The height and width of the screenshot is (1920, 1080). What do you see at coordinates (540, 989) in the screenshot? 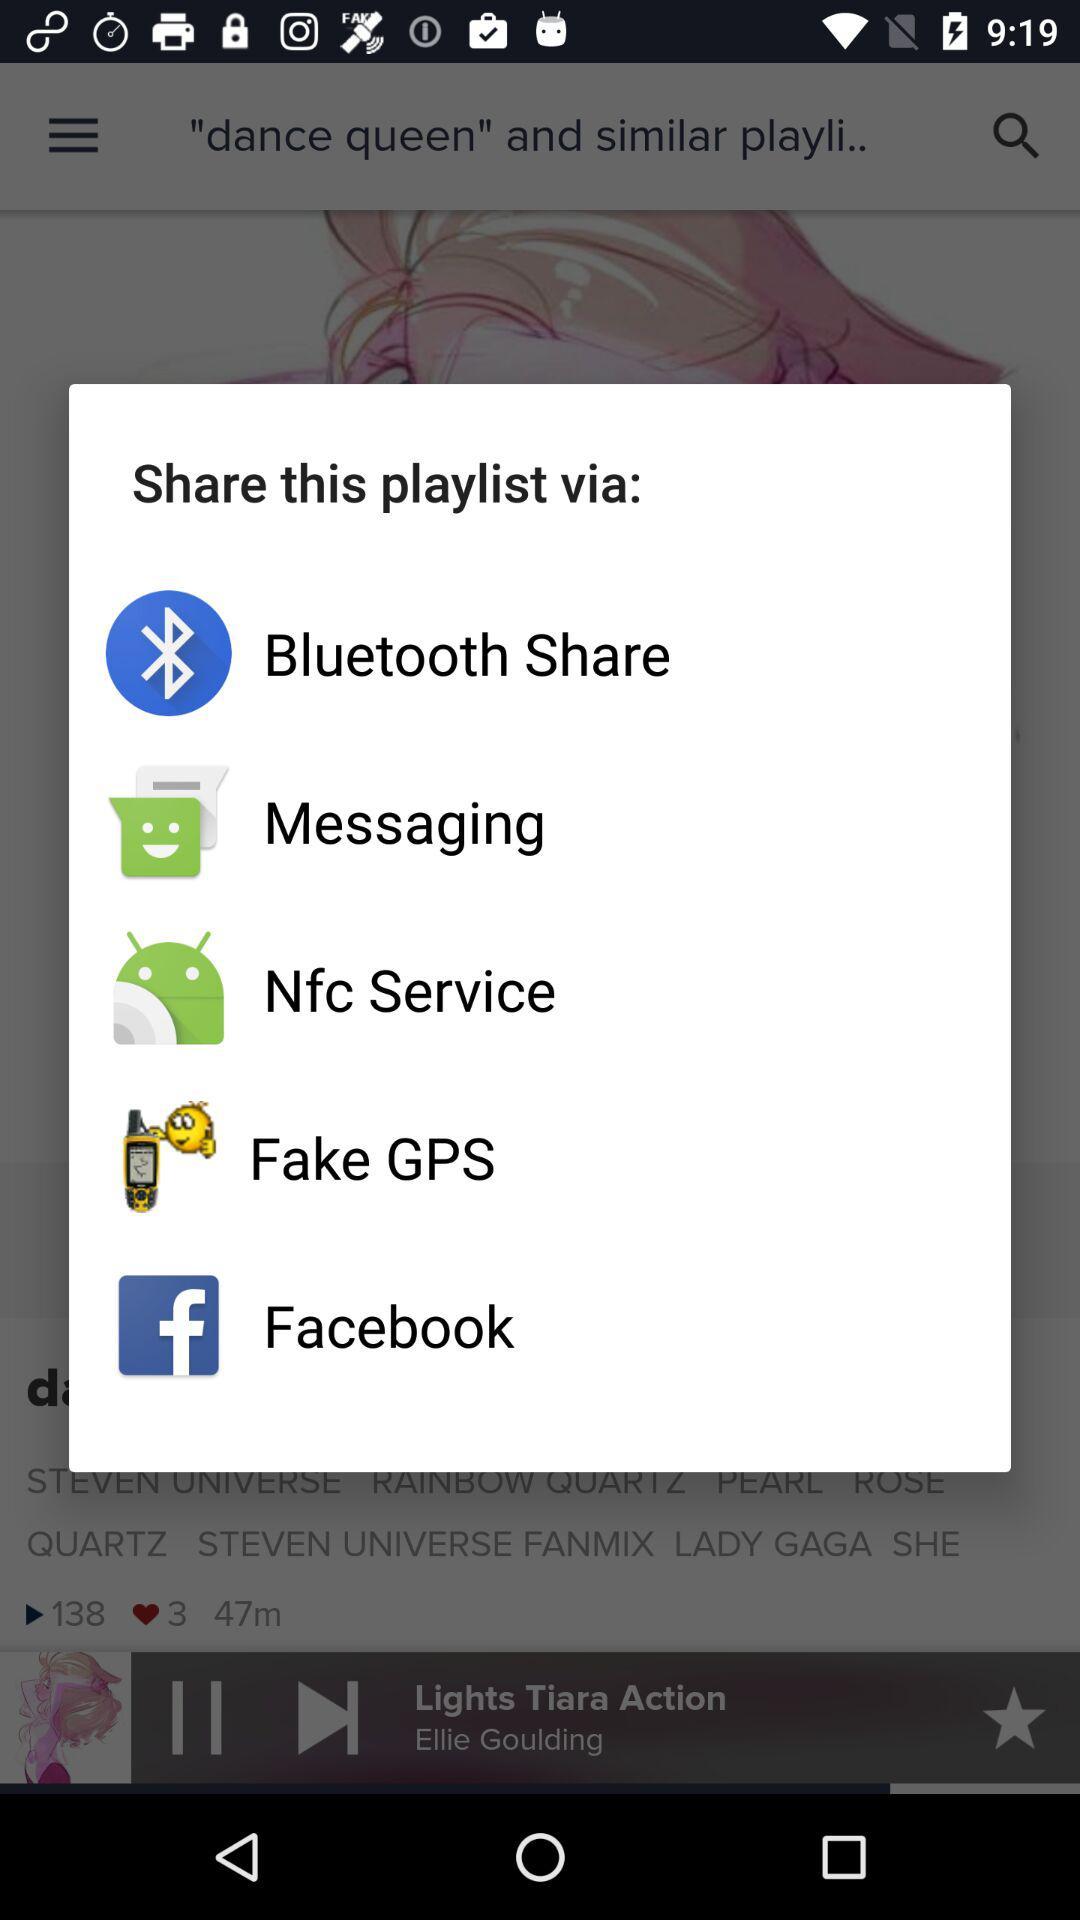
I see `app above fake gps app` at bounding box center [540, 989].